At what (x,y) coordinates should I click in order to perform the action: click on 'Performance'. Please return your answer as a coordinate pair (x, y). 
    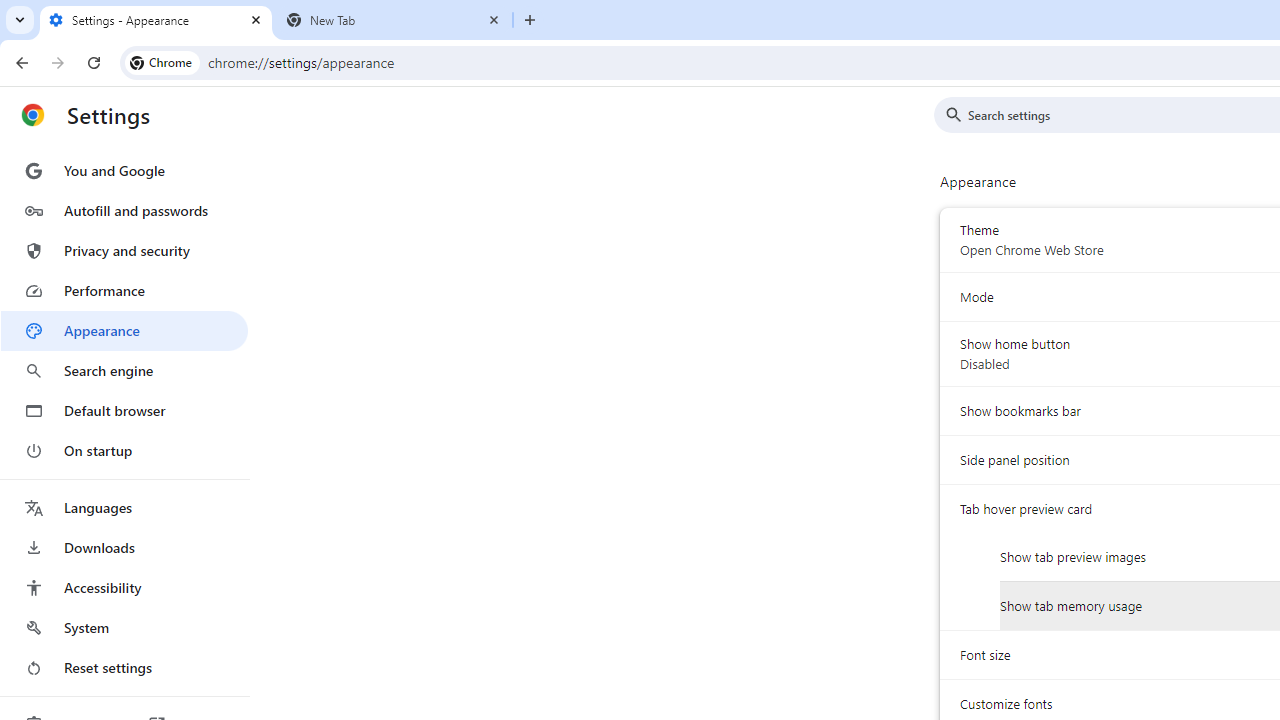
    Looking at the image, I should click on (123, 290).